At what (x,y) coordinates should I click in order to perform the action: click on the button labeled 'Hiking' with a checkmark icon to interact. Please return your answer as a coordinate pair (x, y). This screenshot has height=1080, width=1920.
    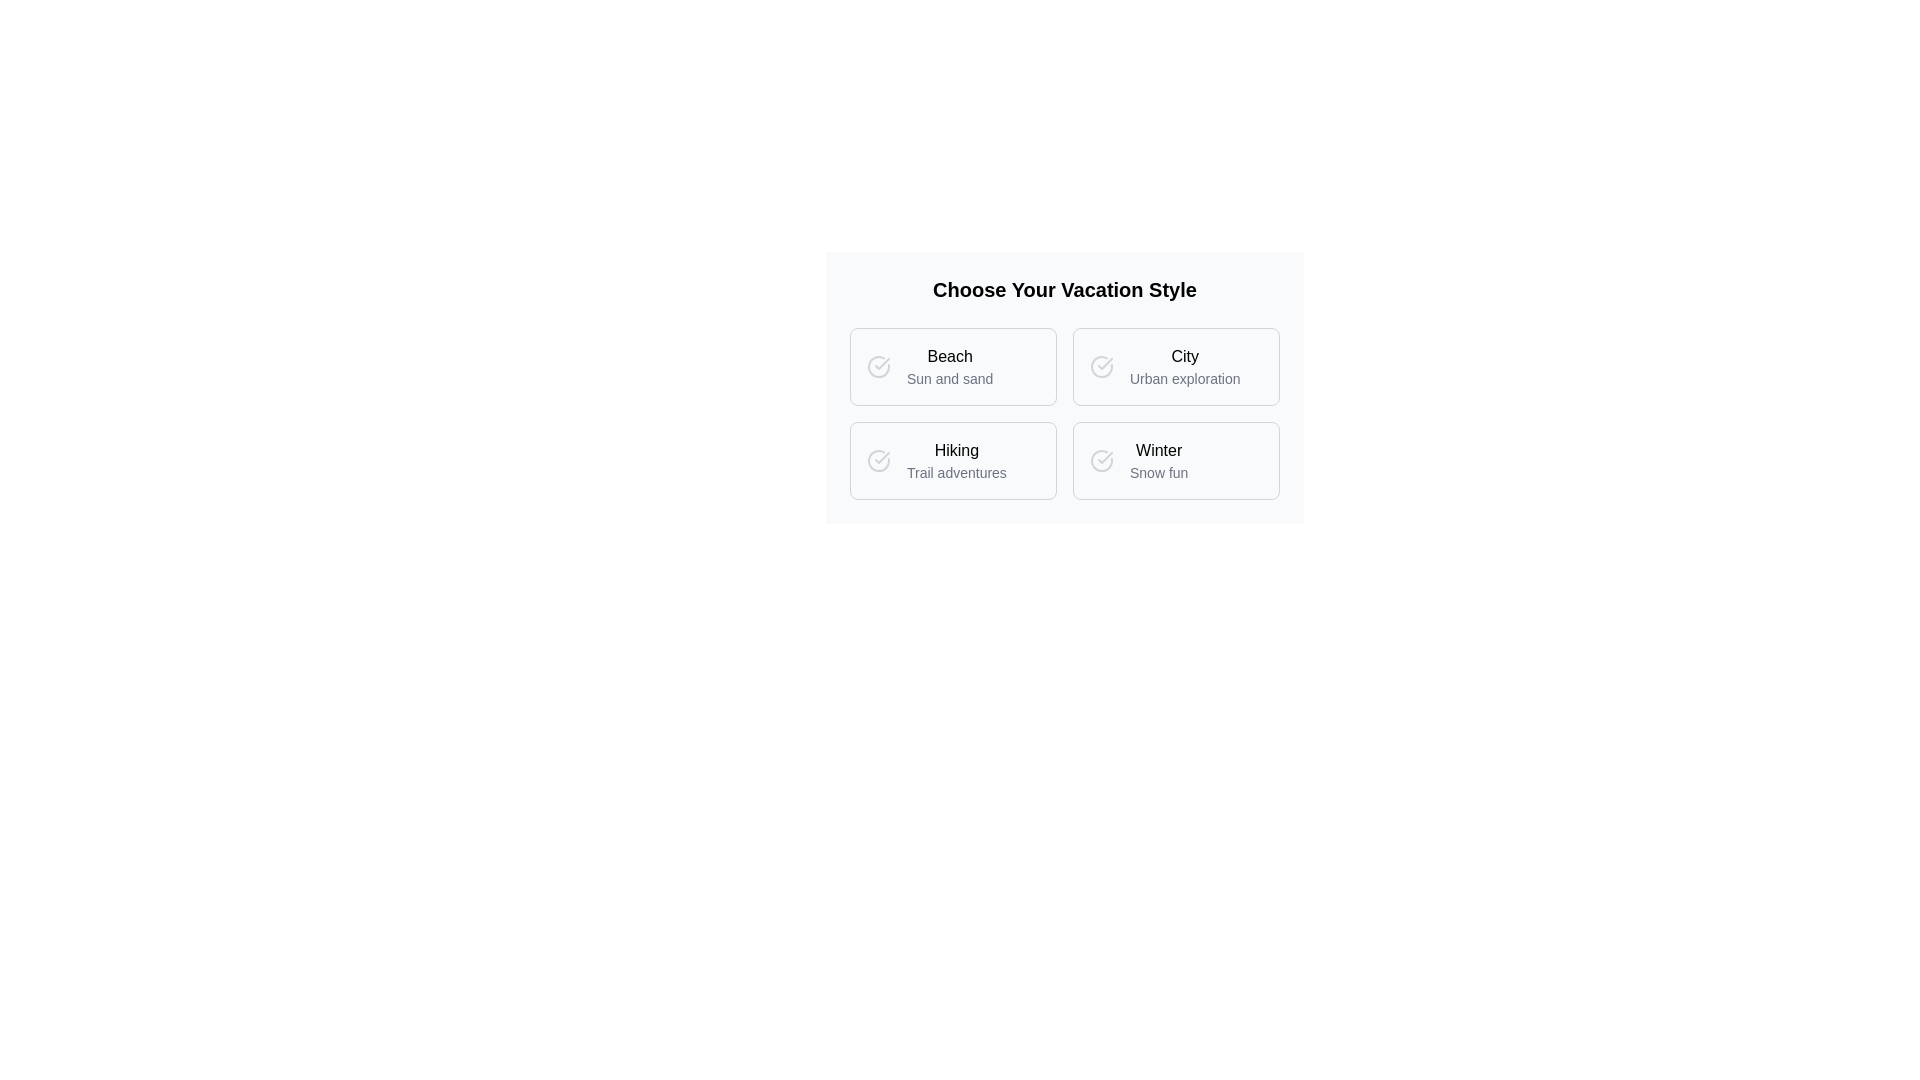
    Looking at the image, I should click on (952, 461).